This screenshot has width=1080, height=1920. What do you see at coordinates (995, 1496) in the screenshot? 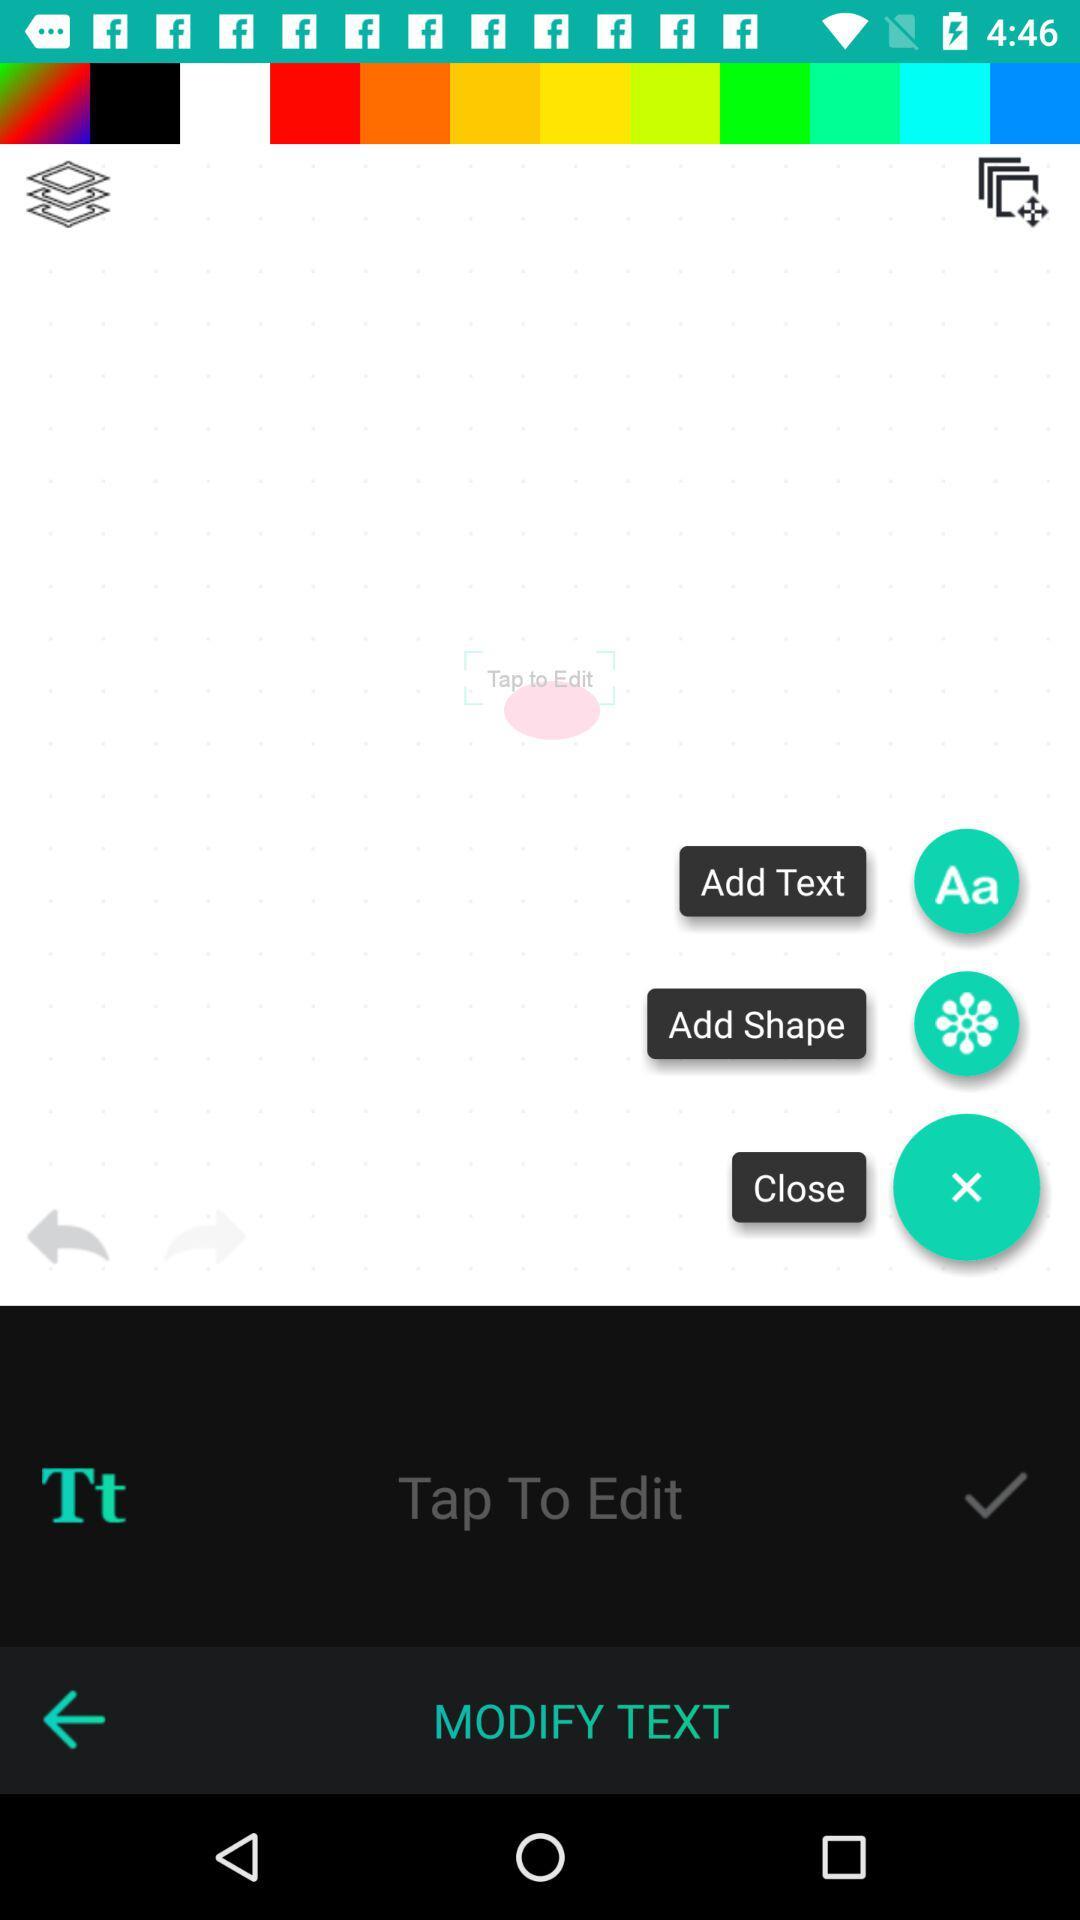
I see `mark as selected` at bounding box center [995, 1496].